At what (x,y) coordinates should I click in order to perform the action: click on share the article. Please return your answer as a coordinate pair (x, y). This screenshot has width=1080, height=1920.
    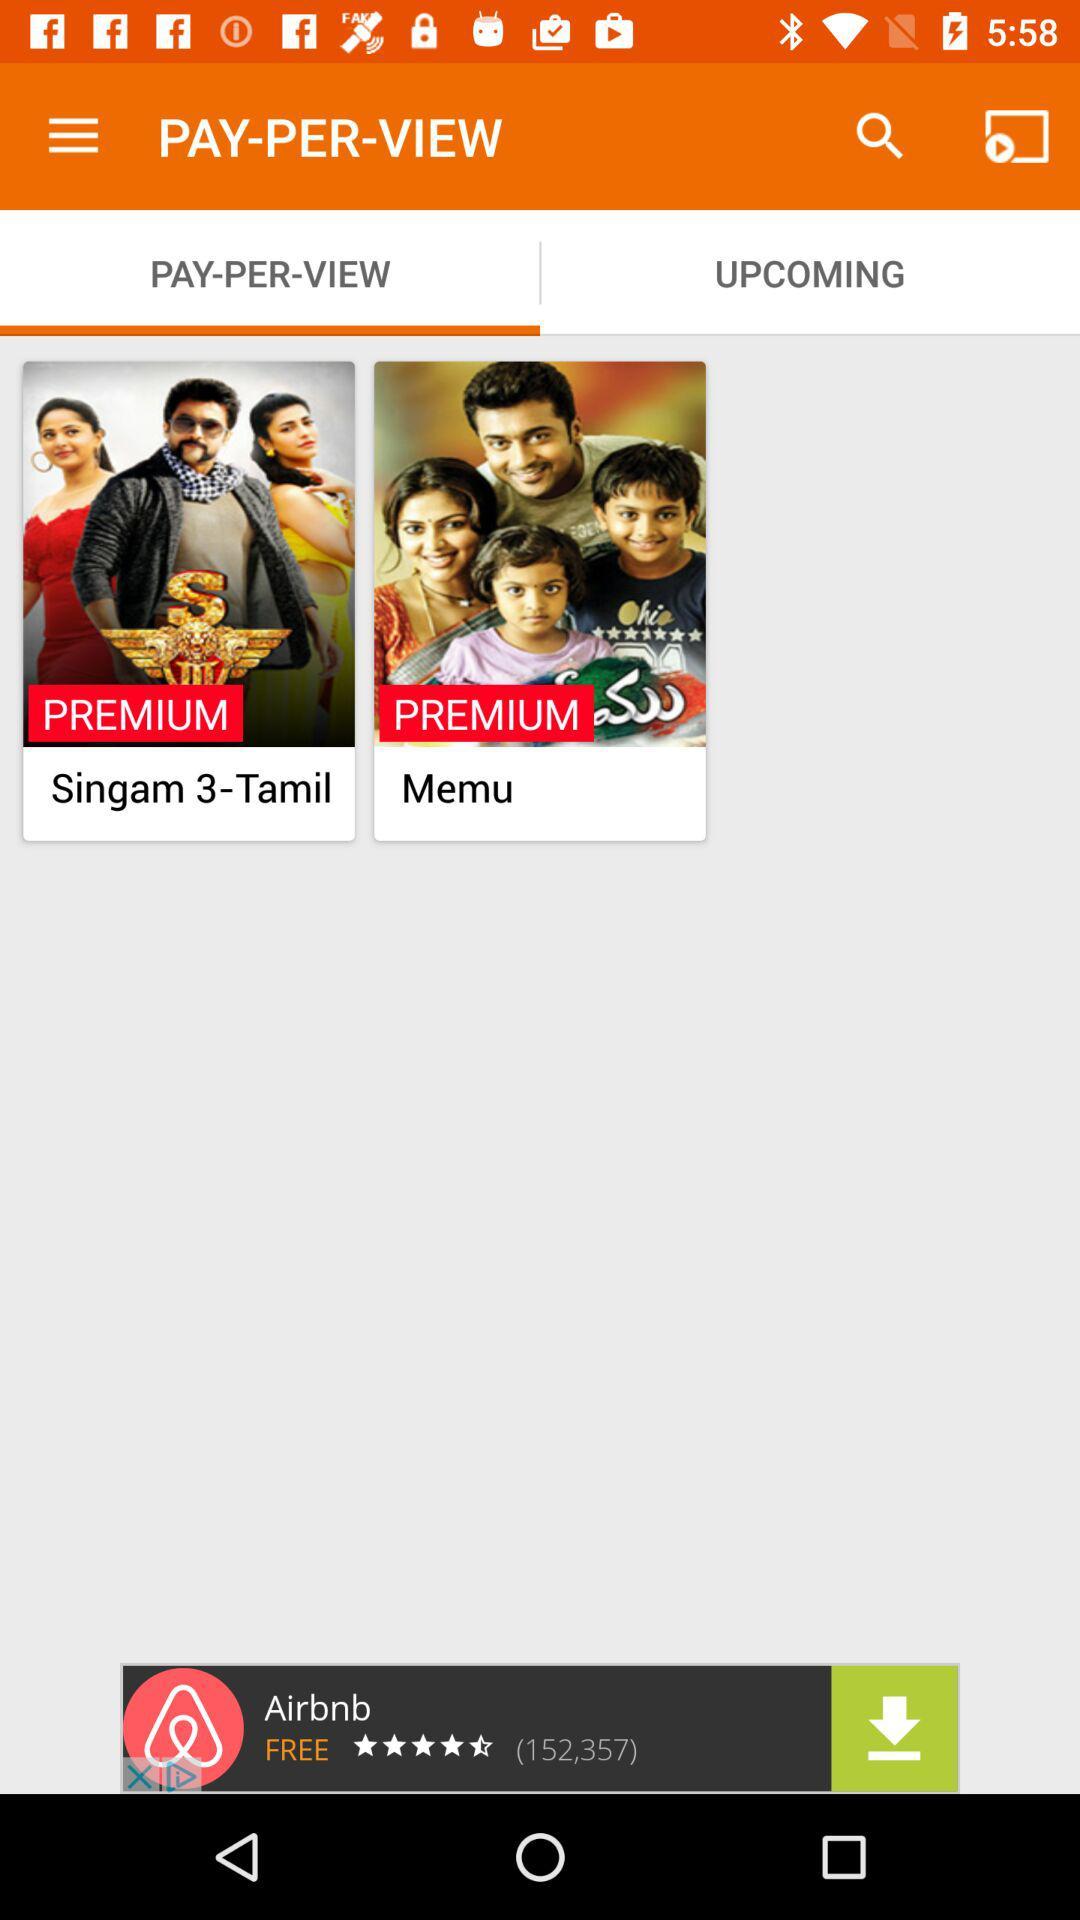
    Looking at the image, I should click on (540, 1727).